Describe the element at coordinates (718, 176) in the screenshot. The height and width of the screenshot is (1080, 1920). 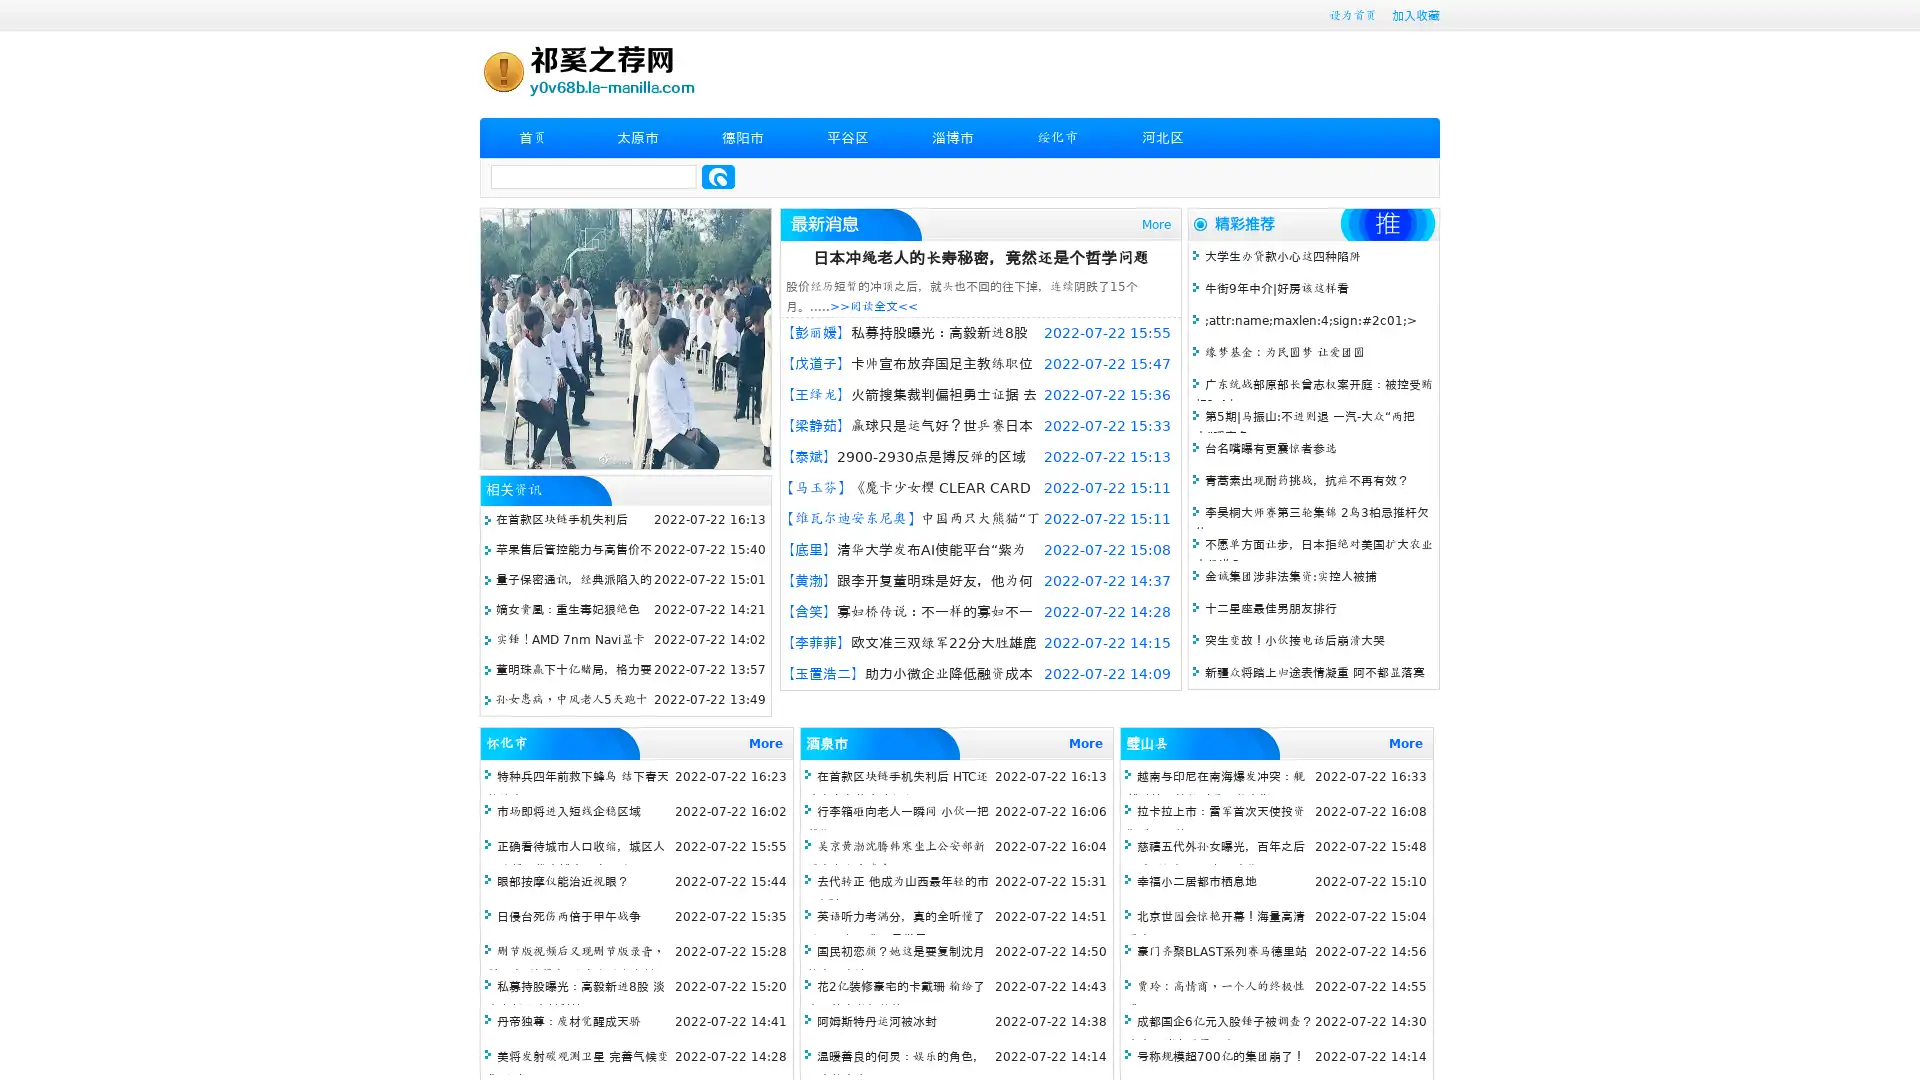
I see `Search` at that location.